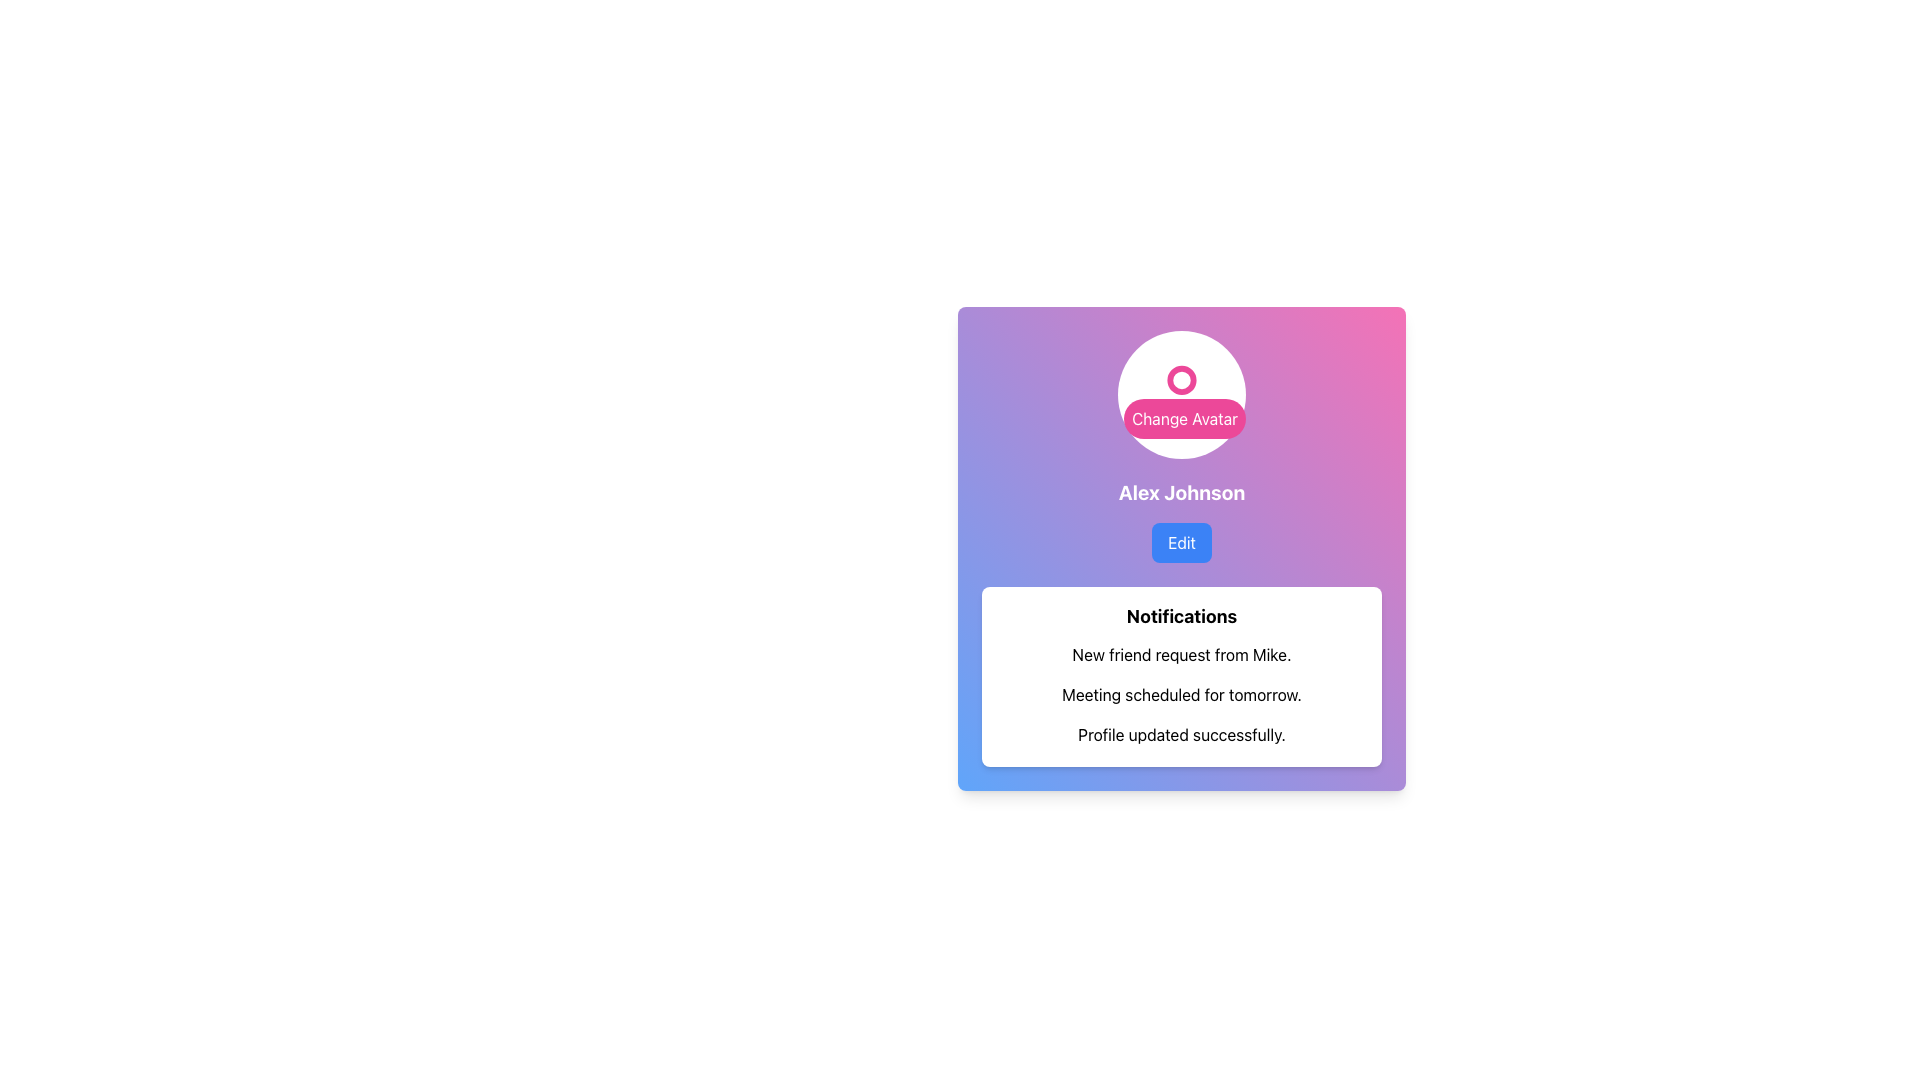  What do you see at coordinates (1181, 548) in the screenshot?
I see `the button for editing user-related settings located below the name 'Alex Johnson'` at bounding box center [1181, 548].